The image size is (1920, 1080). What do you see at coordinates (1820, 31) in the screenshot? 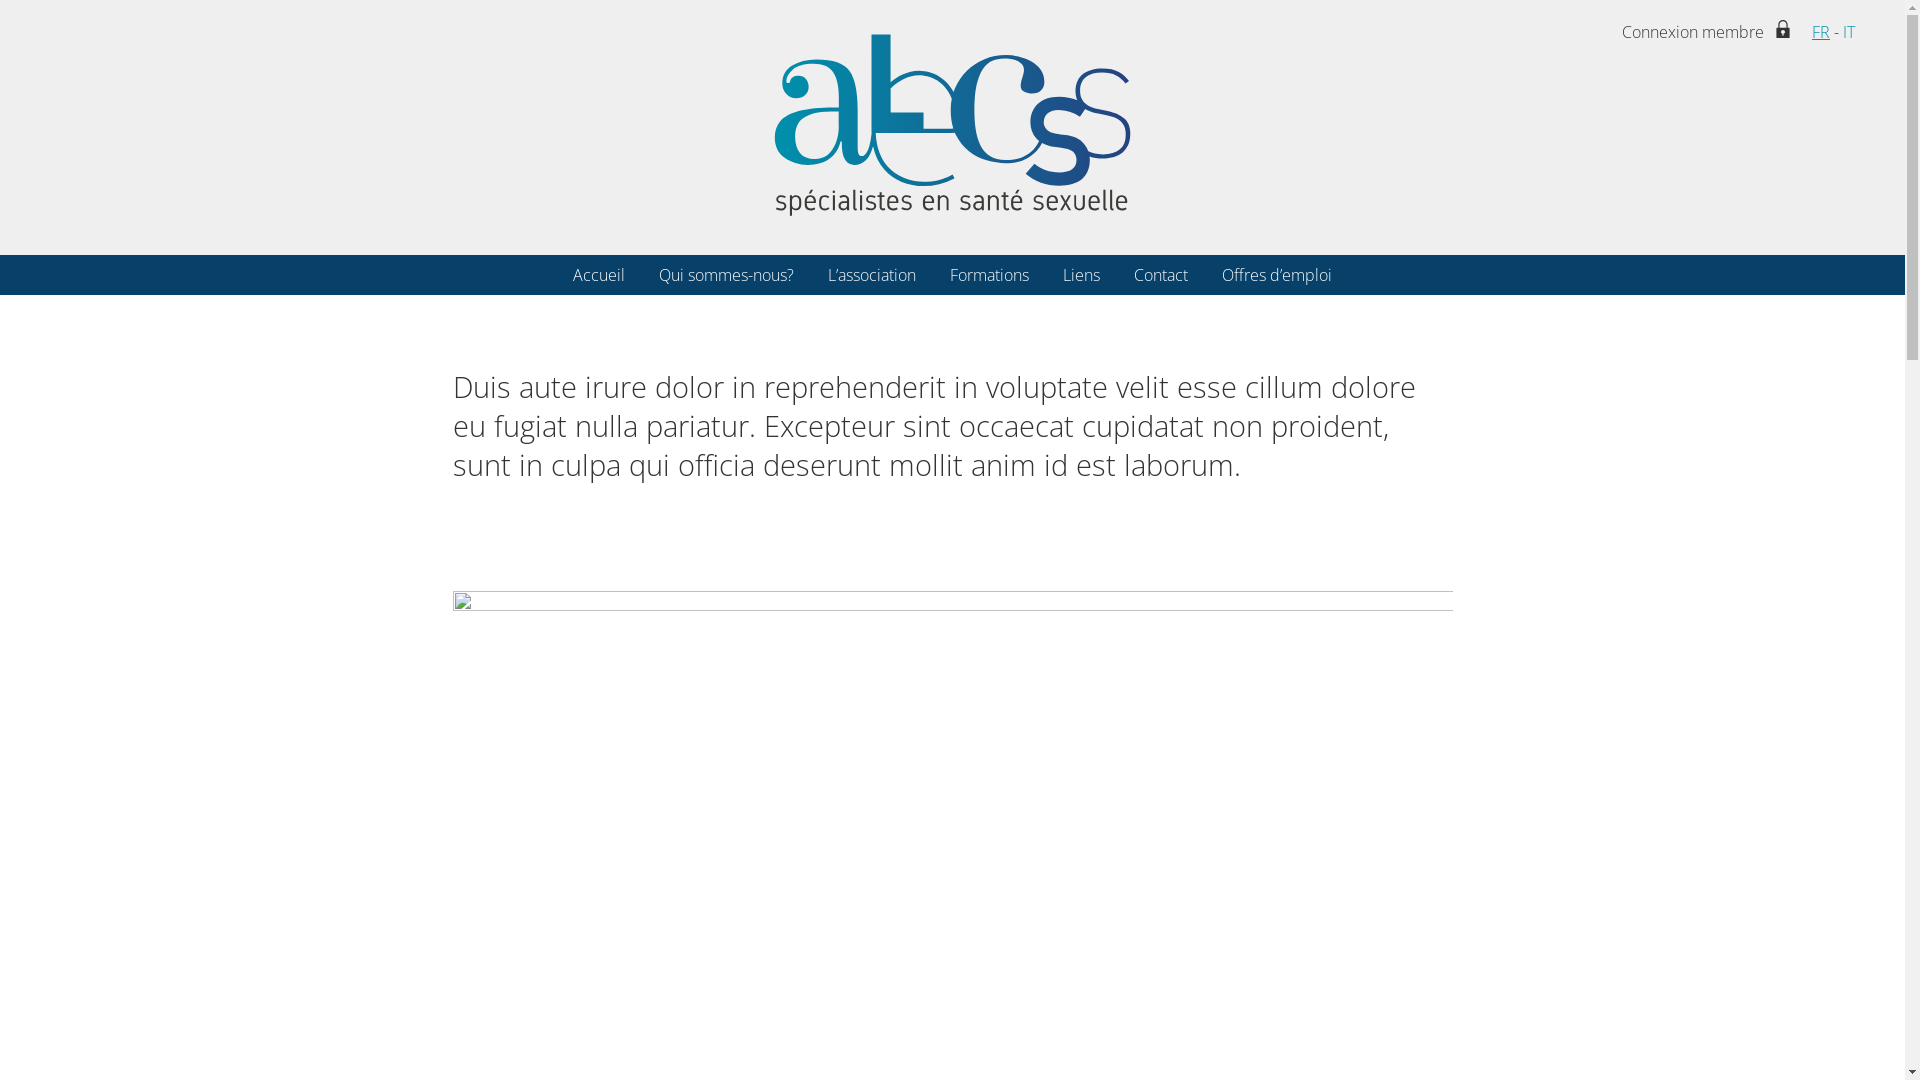
I see `'FR'` at bounding box center [1820, 31].